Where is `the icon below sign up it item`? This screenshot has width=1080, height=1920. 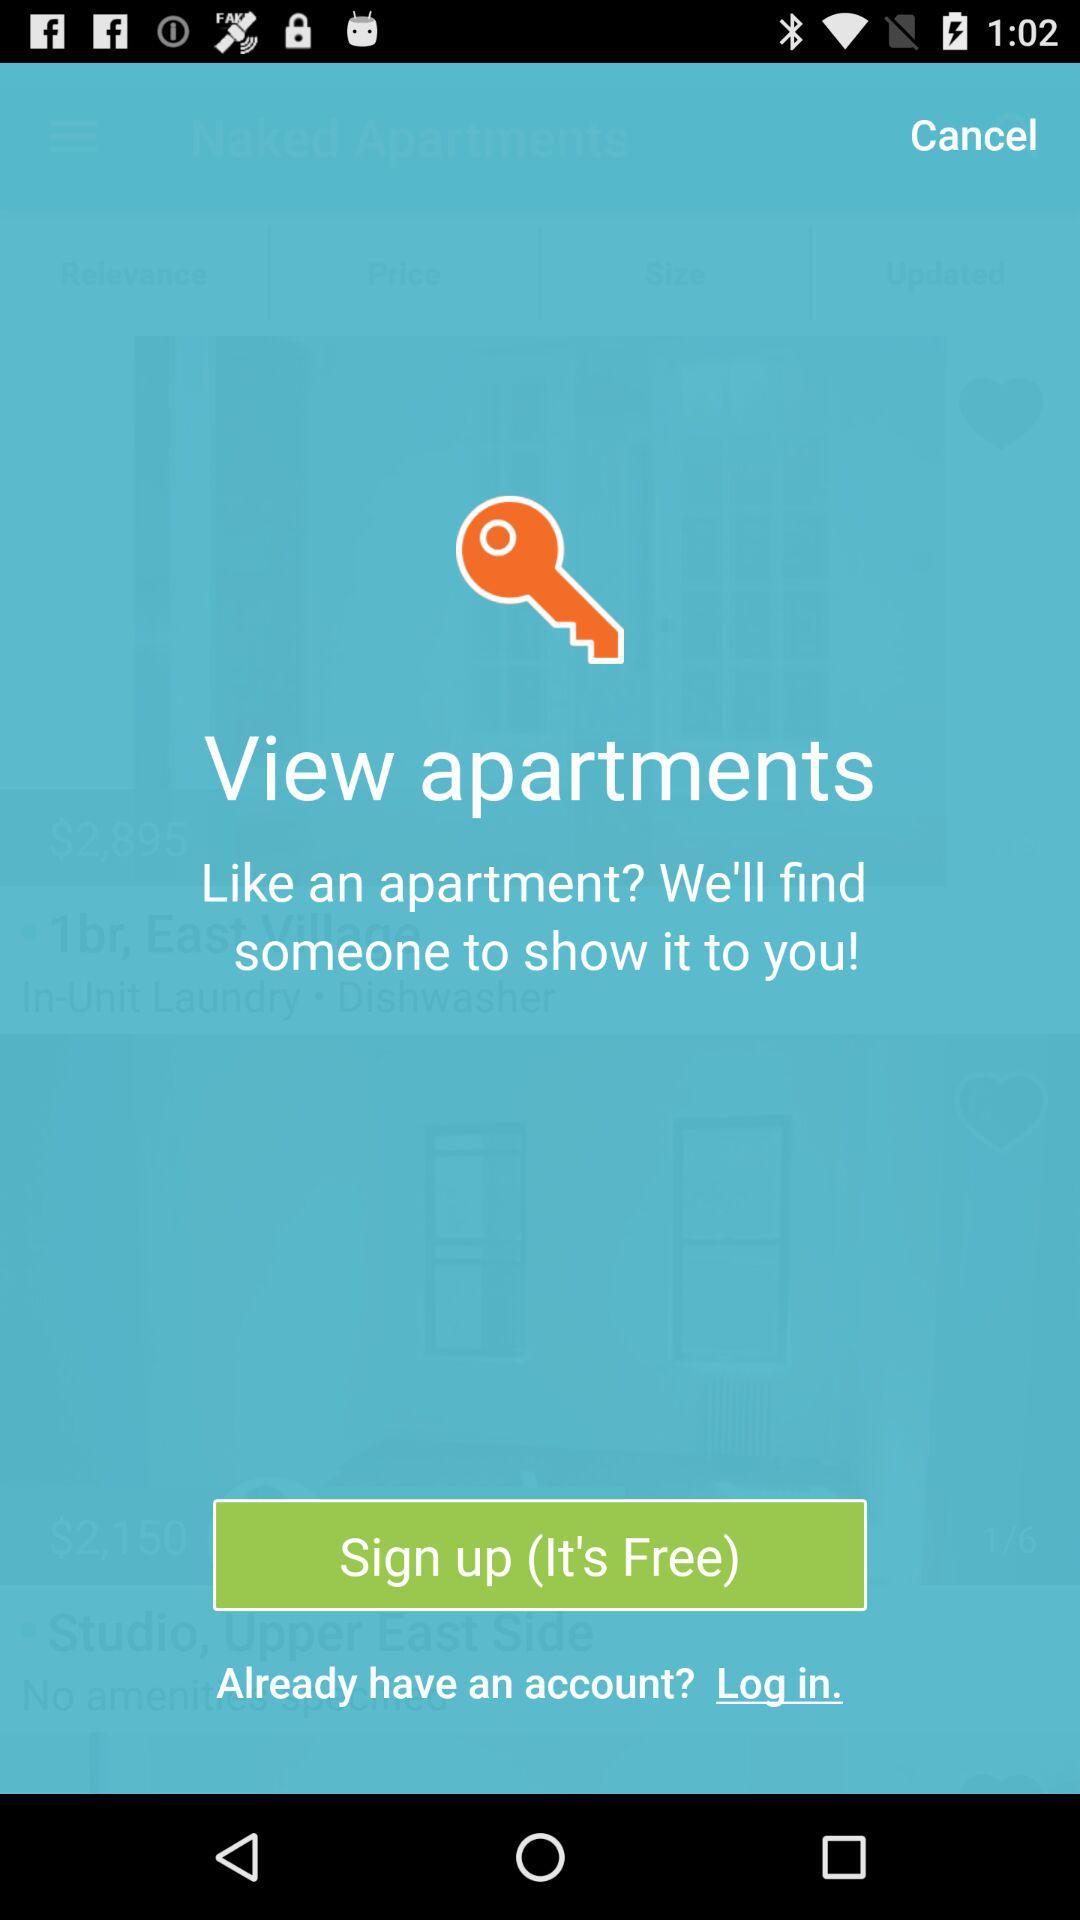 the icon below sign up it item is located at coordinates (778, 1680).